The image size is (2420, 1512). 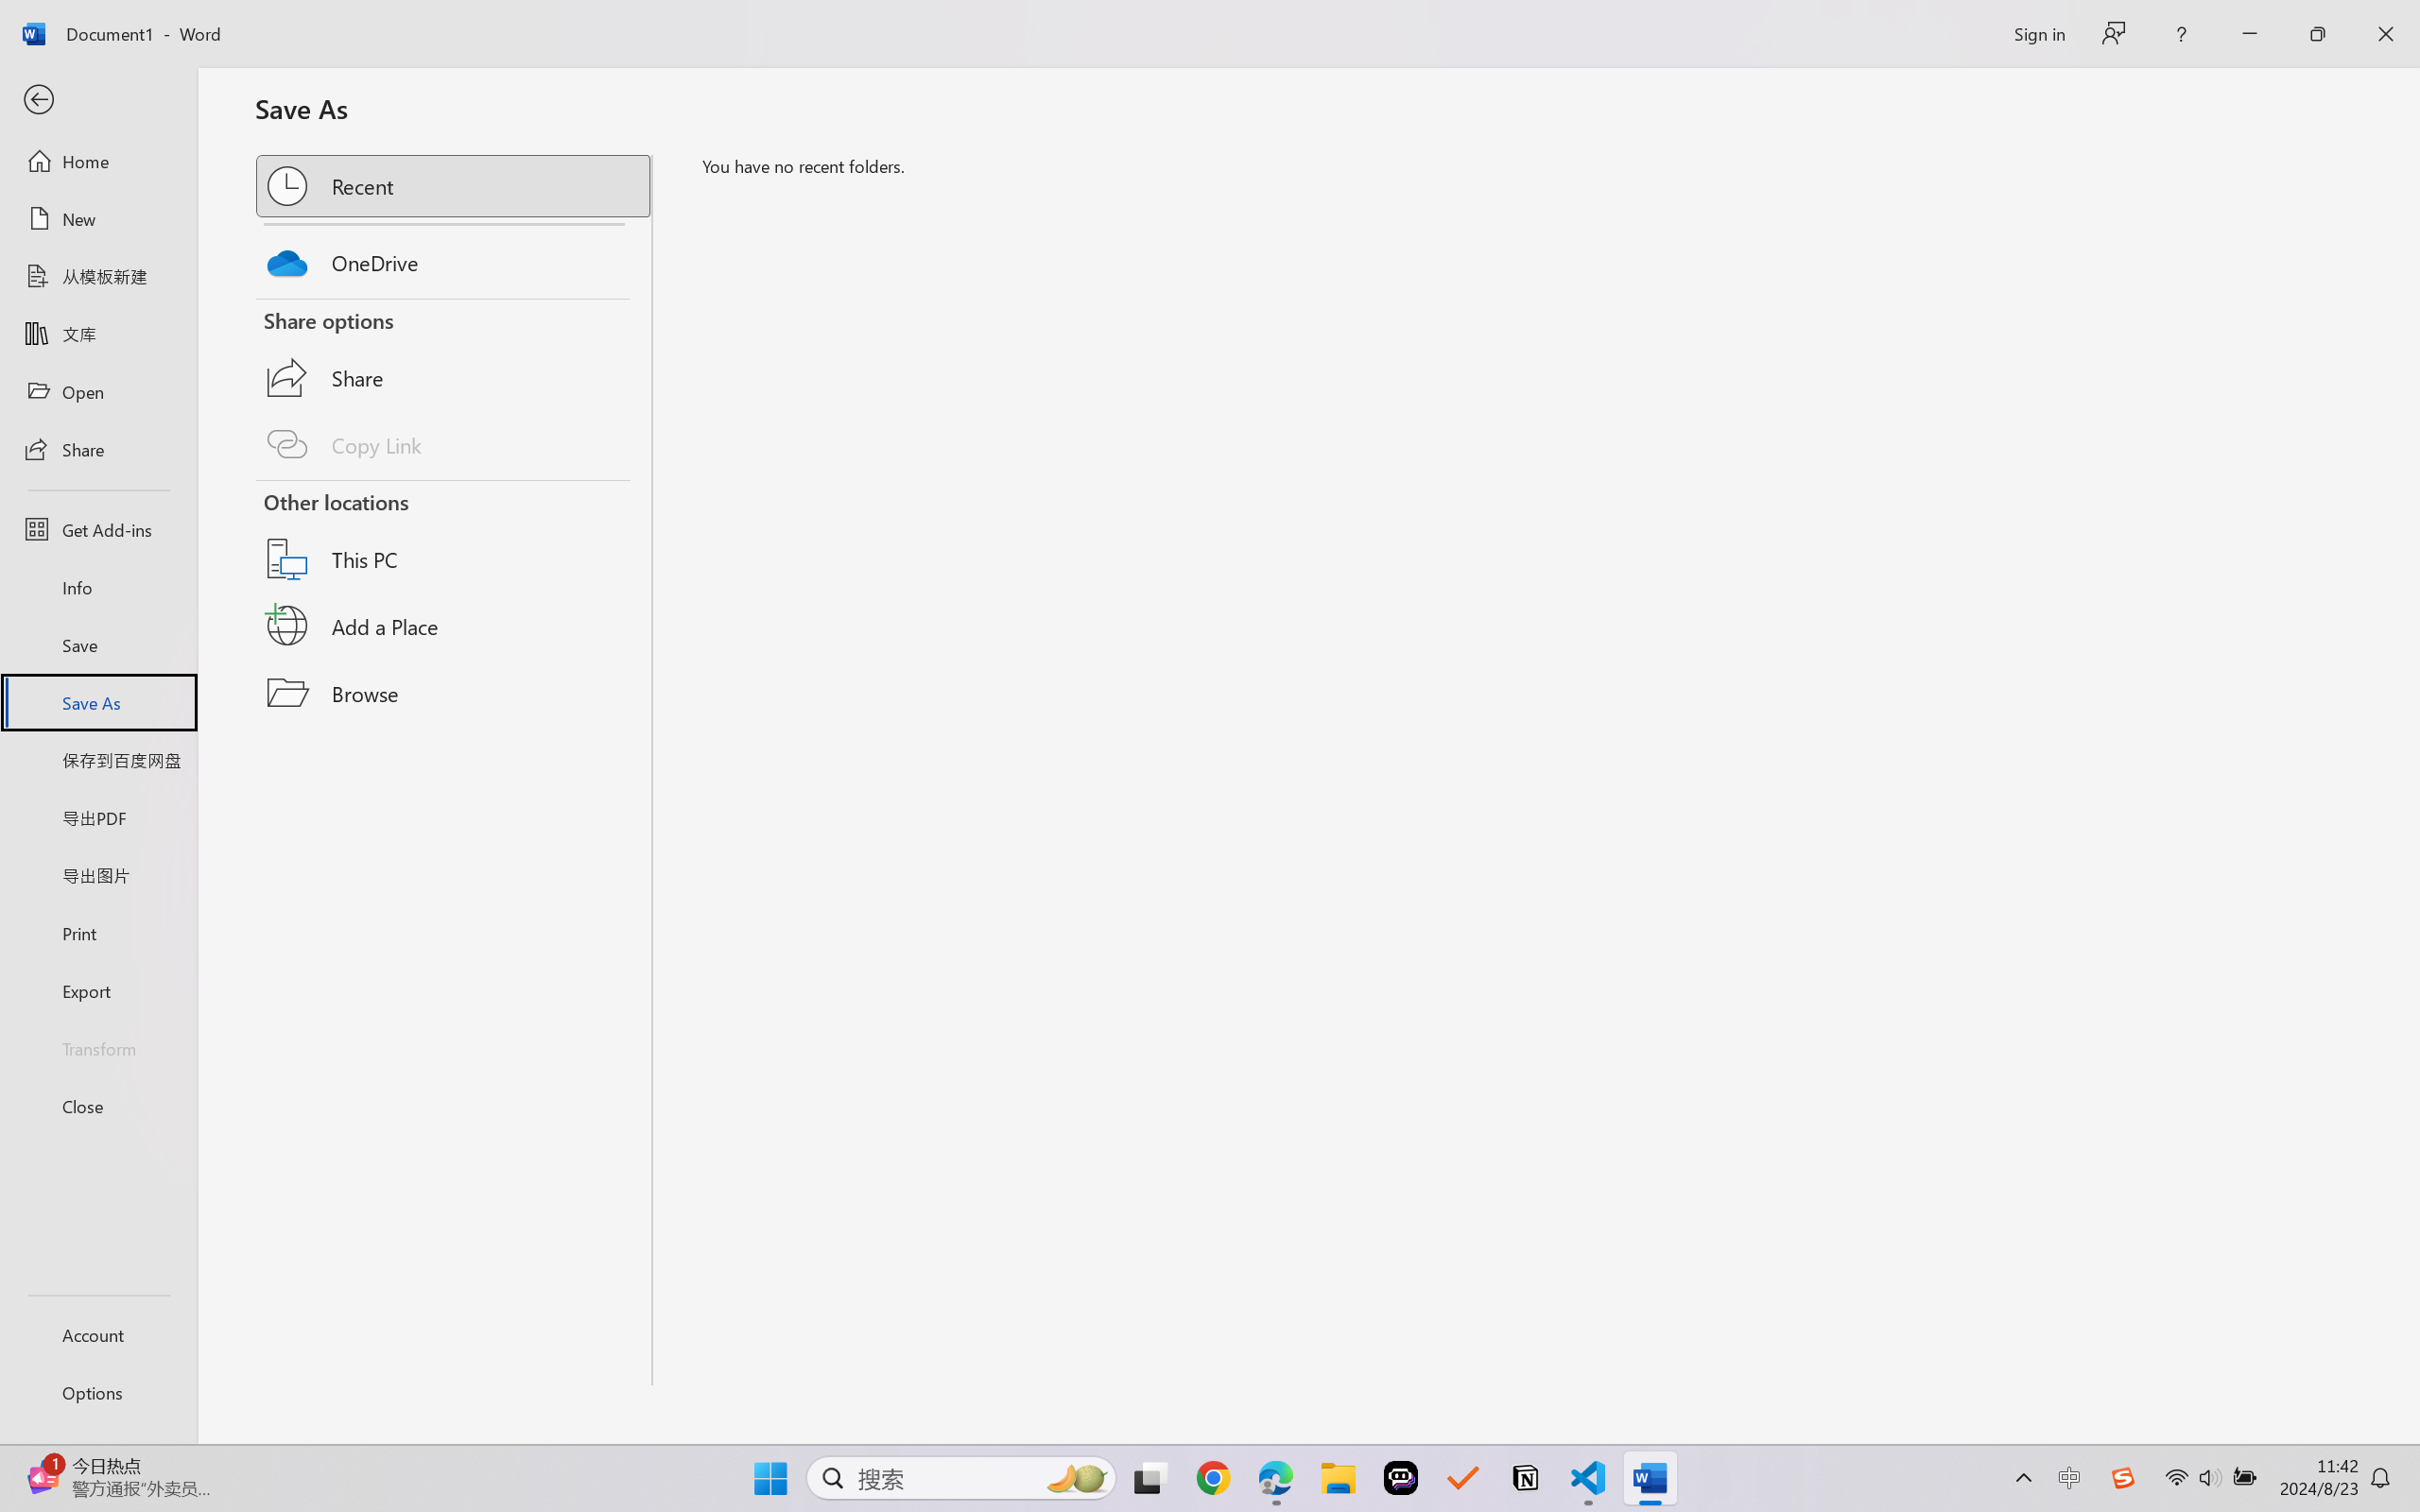 I want to click on 'Copy Link', so click(x=454, y=442).